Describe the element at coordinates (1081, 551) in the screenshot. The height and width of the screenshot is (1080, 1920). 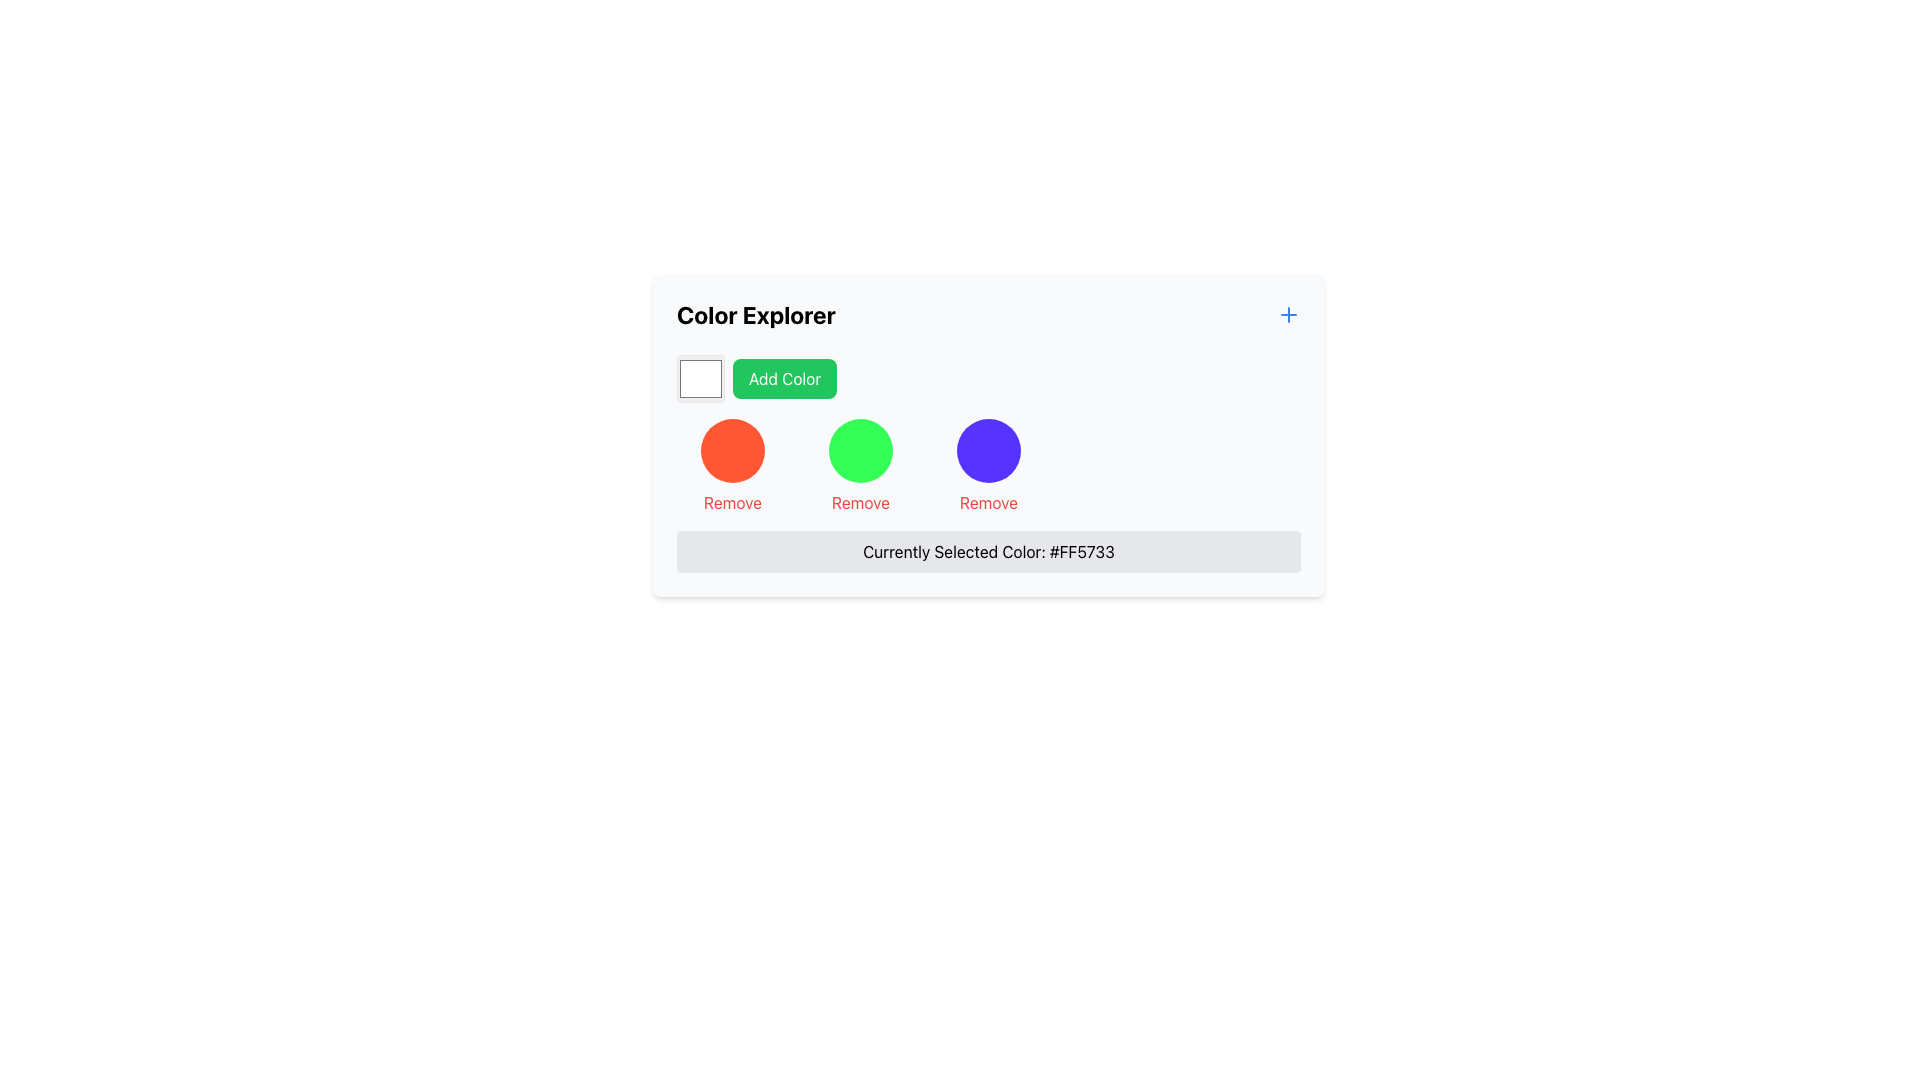
I see `the text label displaying the currently selected color in hexadecimal format, which is located inside a gray bar at the bottom of the interface, right after the label 'Currently Selected Color:'` at that location.